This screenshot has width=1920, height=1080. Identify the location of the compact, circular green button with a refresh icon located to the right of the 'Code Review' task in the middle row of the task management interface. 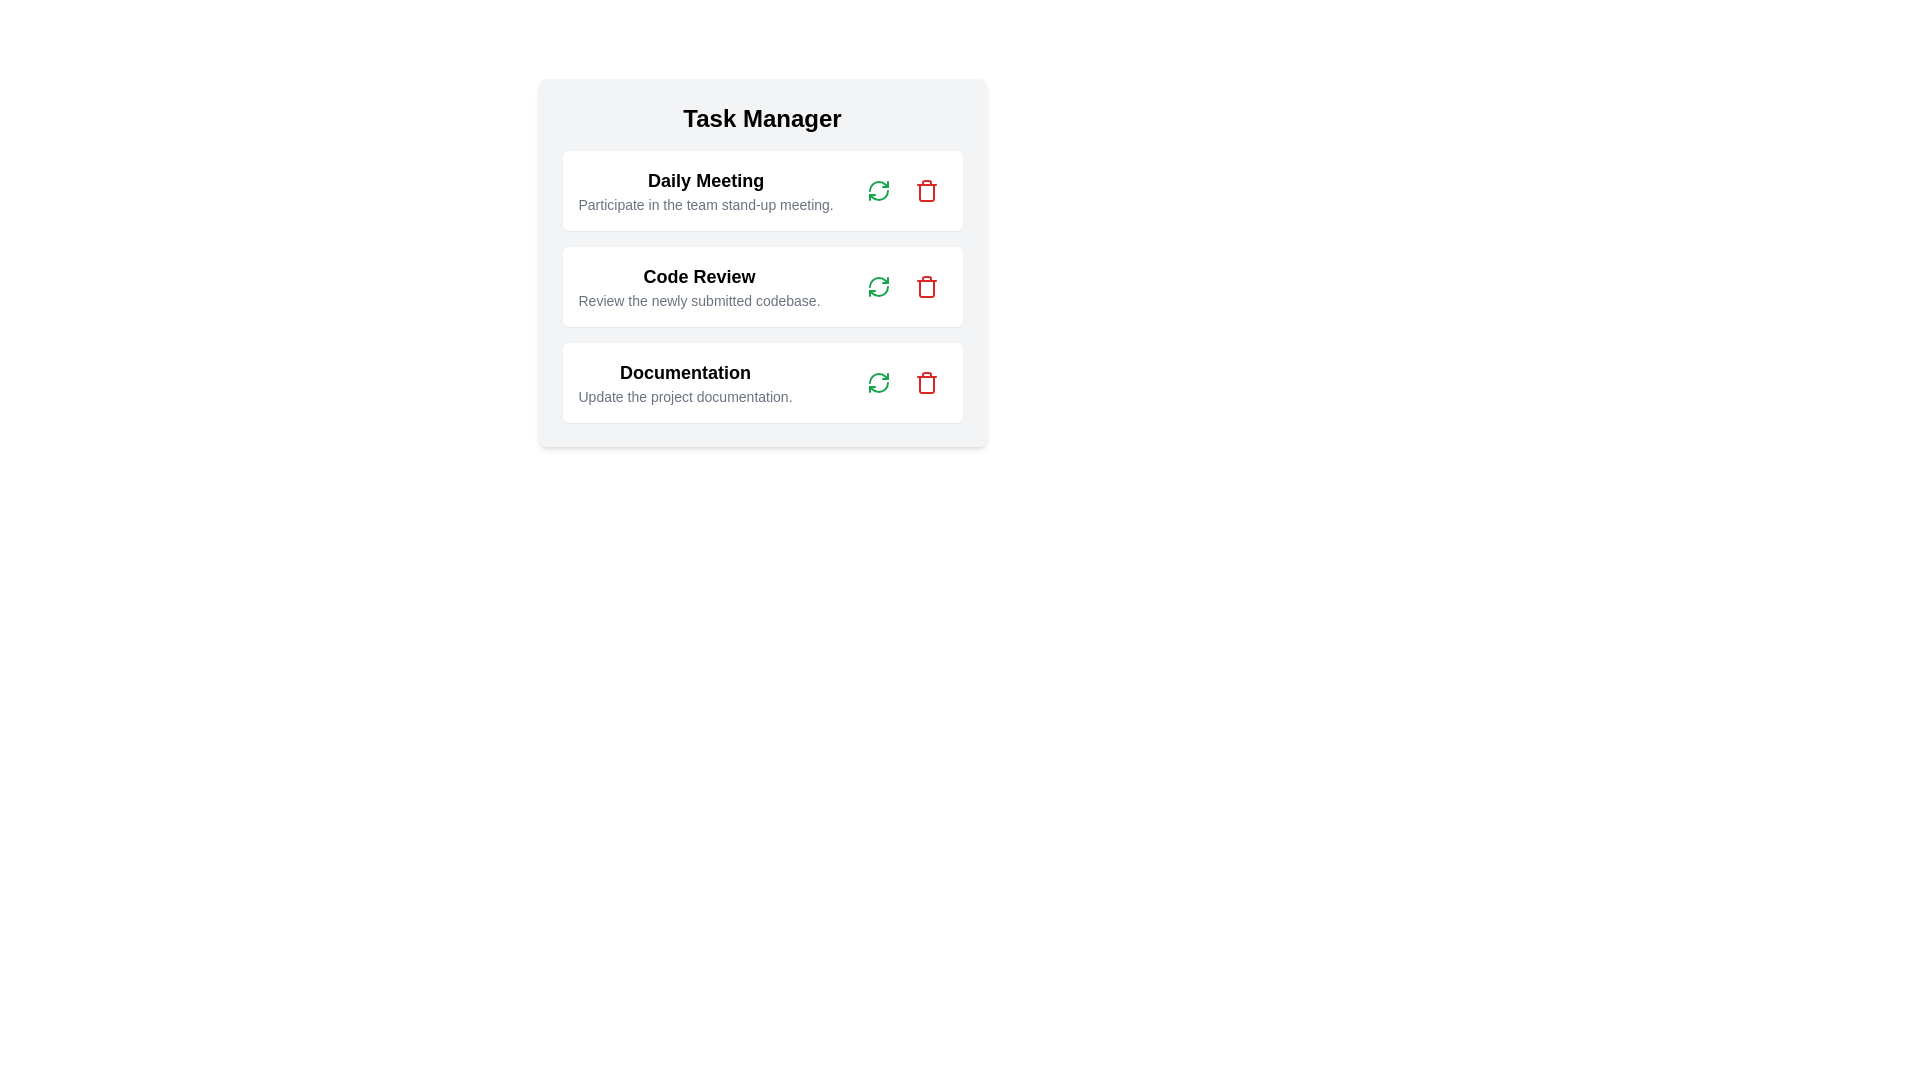
(878, 286).